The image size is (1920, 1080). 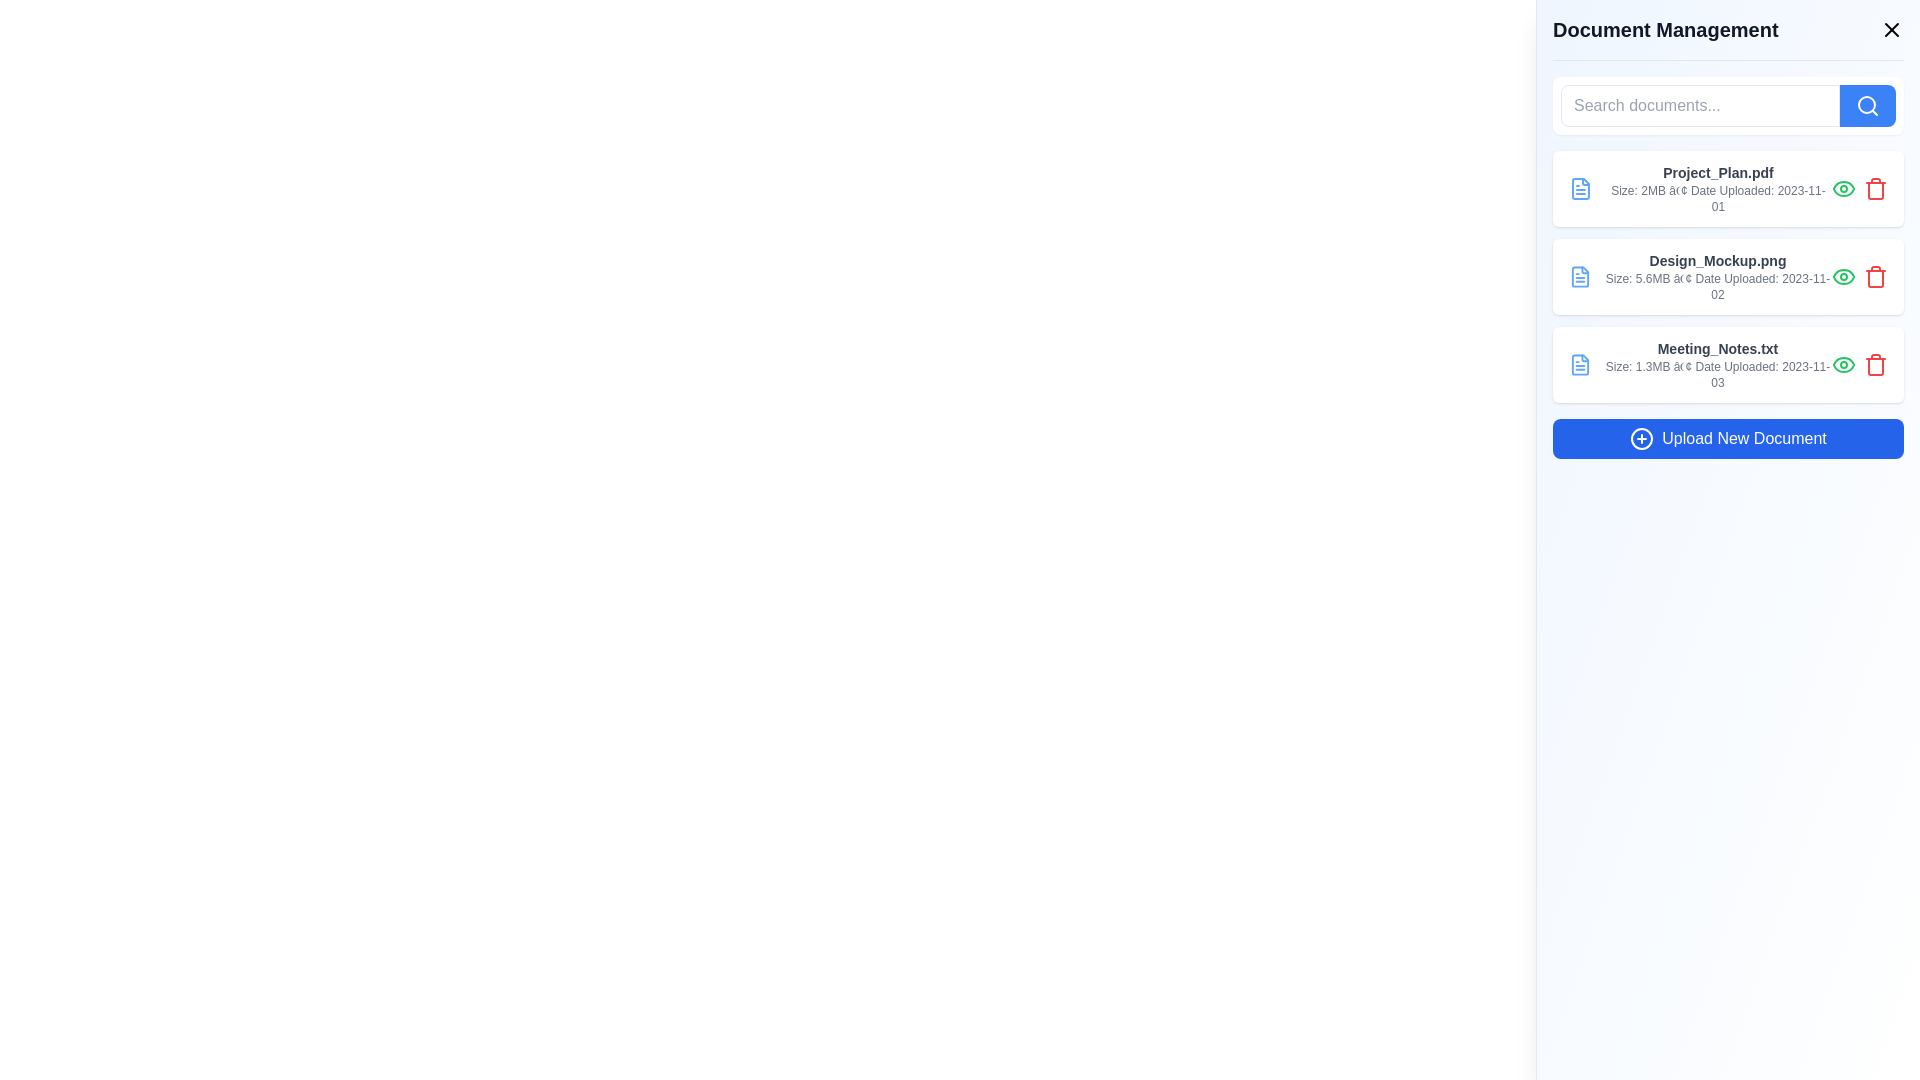 I want to click on the trash bin icon located to the right of the 'Meeting_Notes.txt' file entry in the Document Management section to initiate a delete action, so click(x=1875, y=366).